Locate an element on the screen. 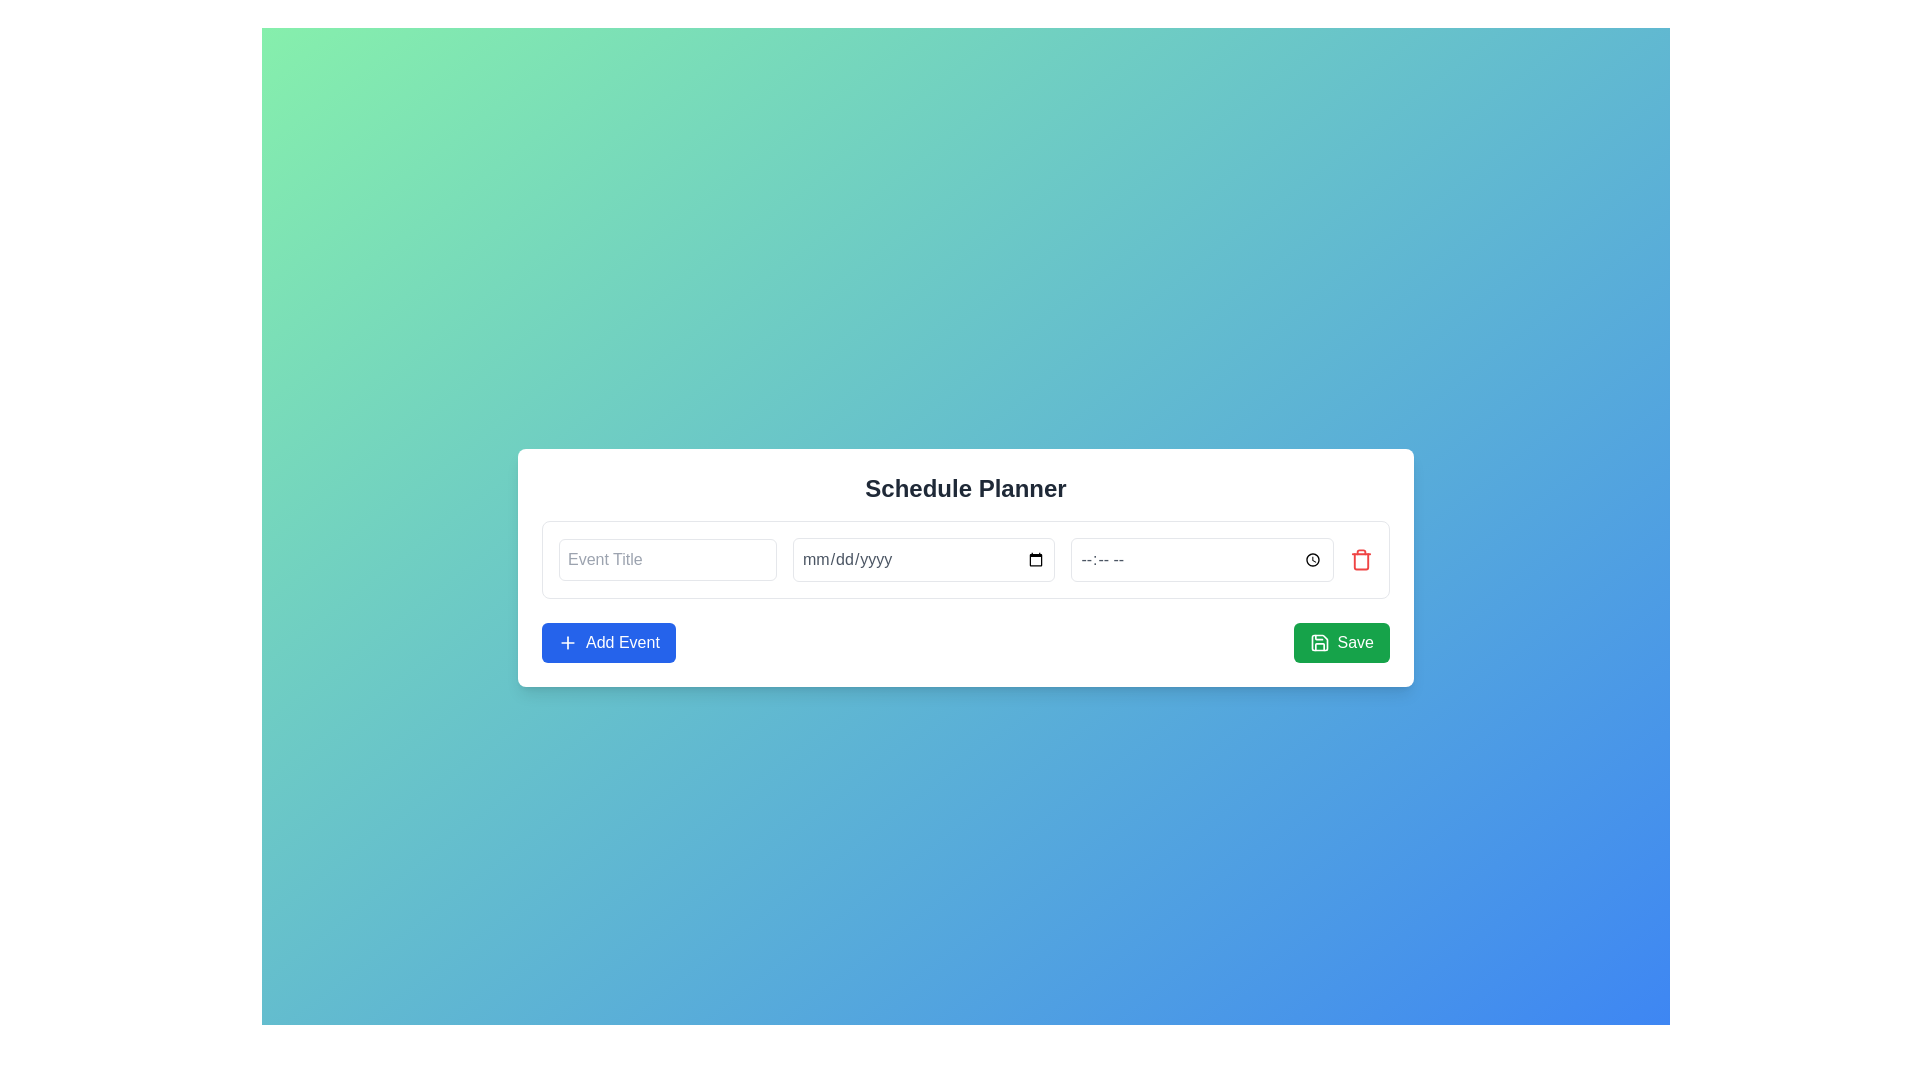 The image size is (1920, 1080). the save icon located within the 'Save' button in the bottom-right corner of the modal, which visually represents the save action is located at coordinates (1319, 643).